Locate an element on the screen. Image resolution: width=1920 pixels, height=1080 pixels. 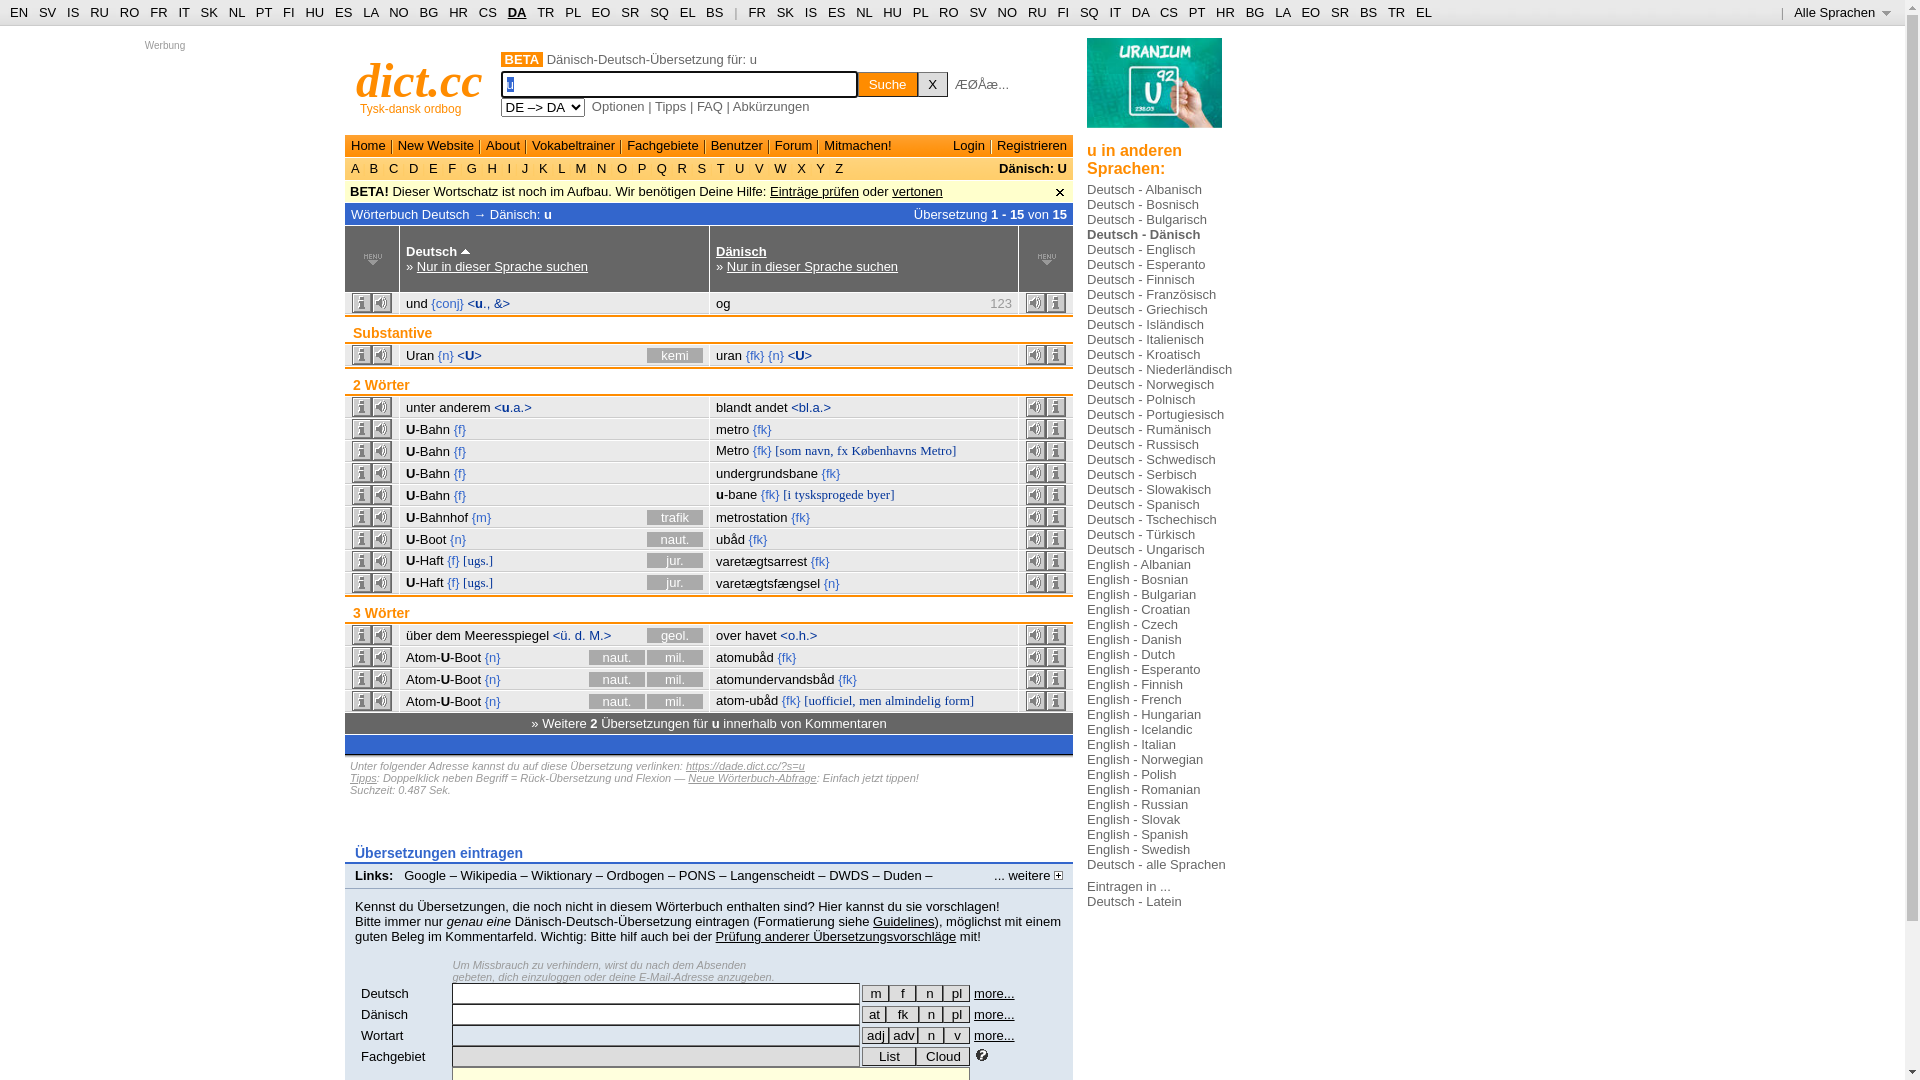
'over' is located at coordinates (727, 635).